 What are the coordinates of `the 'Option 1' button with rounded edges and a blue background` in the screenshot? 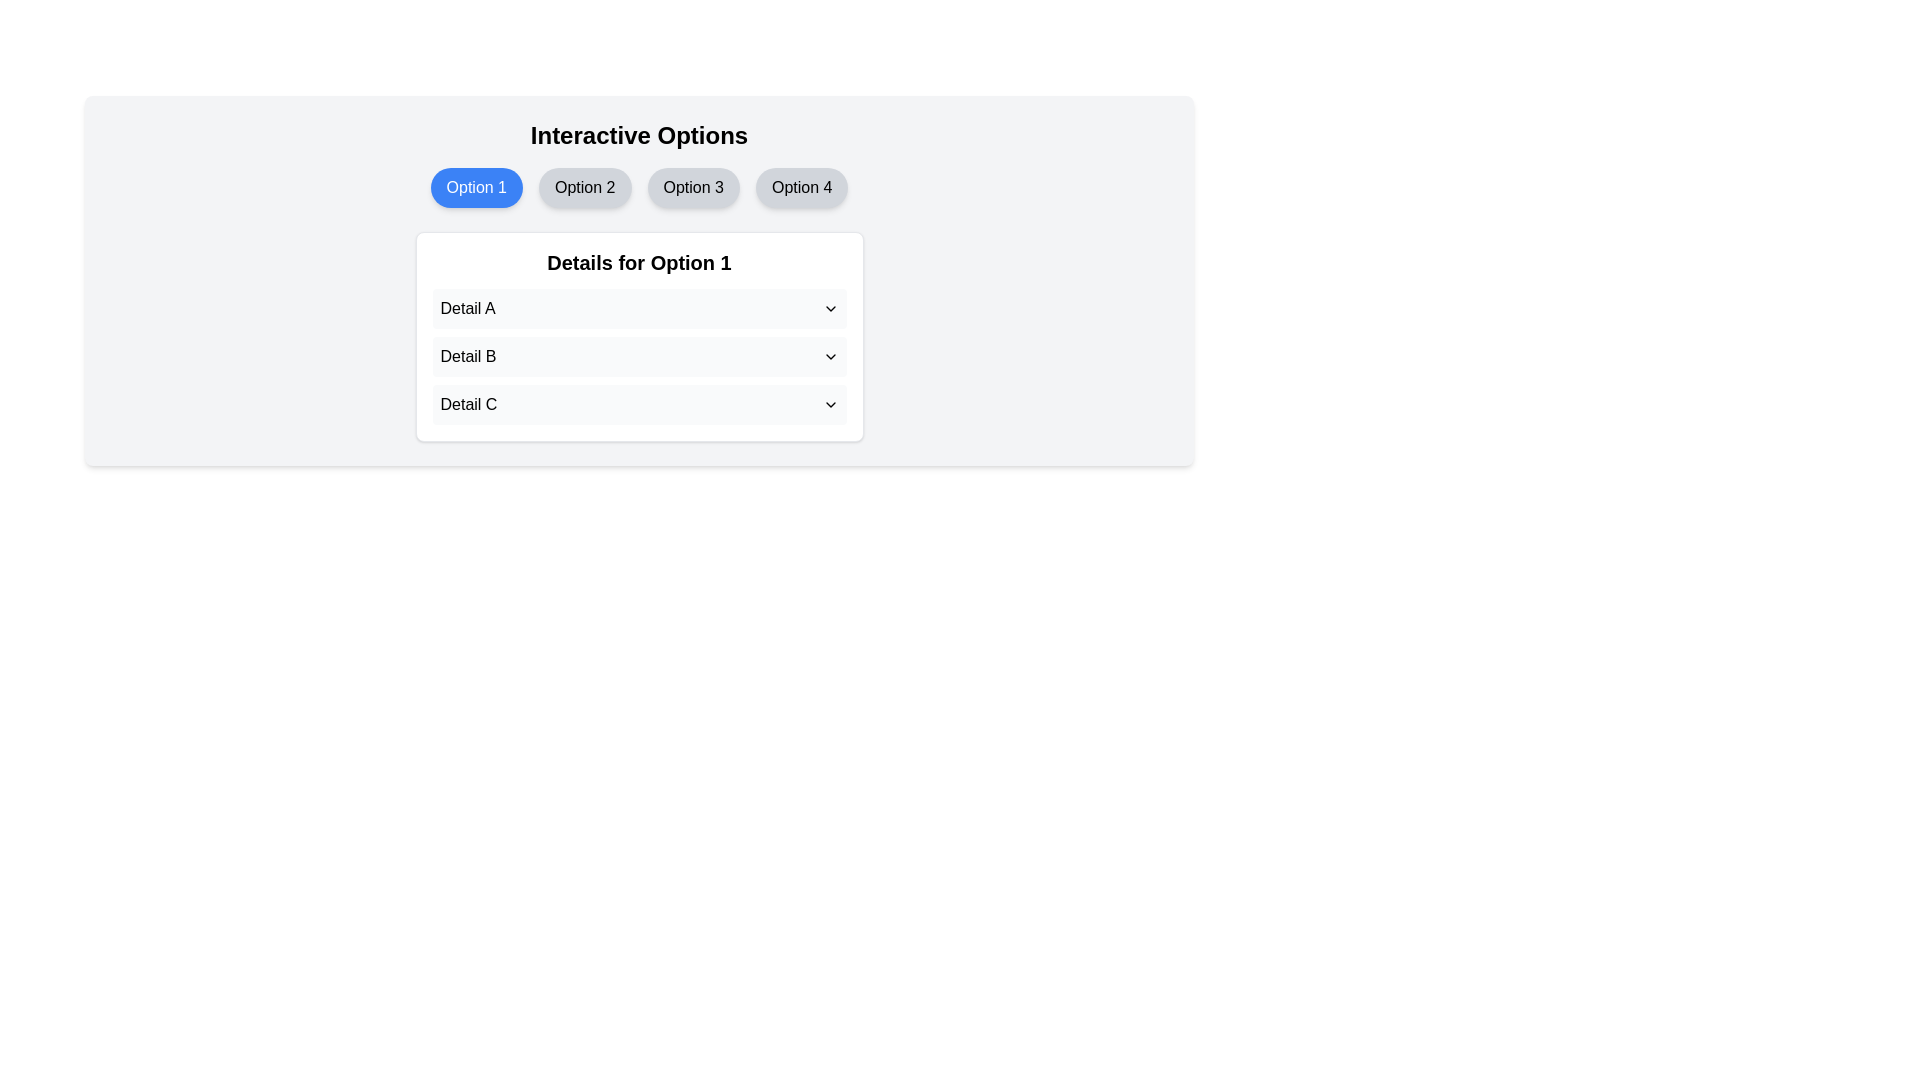 It's located at (475, 188).